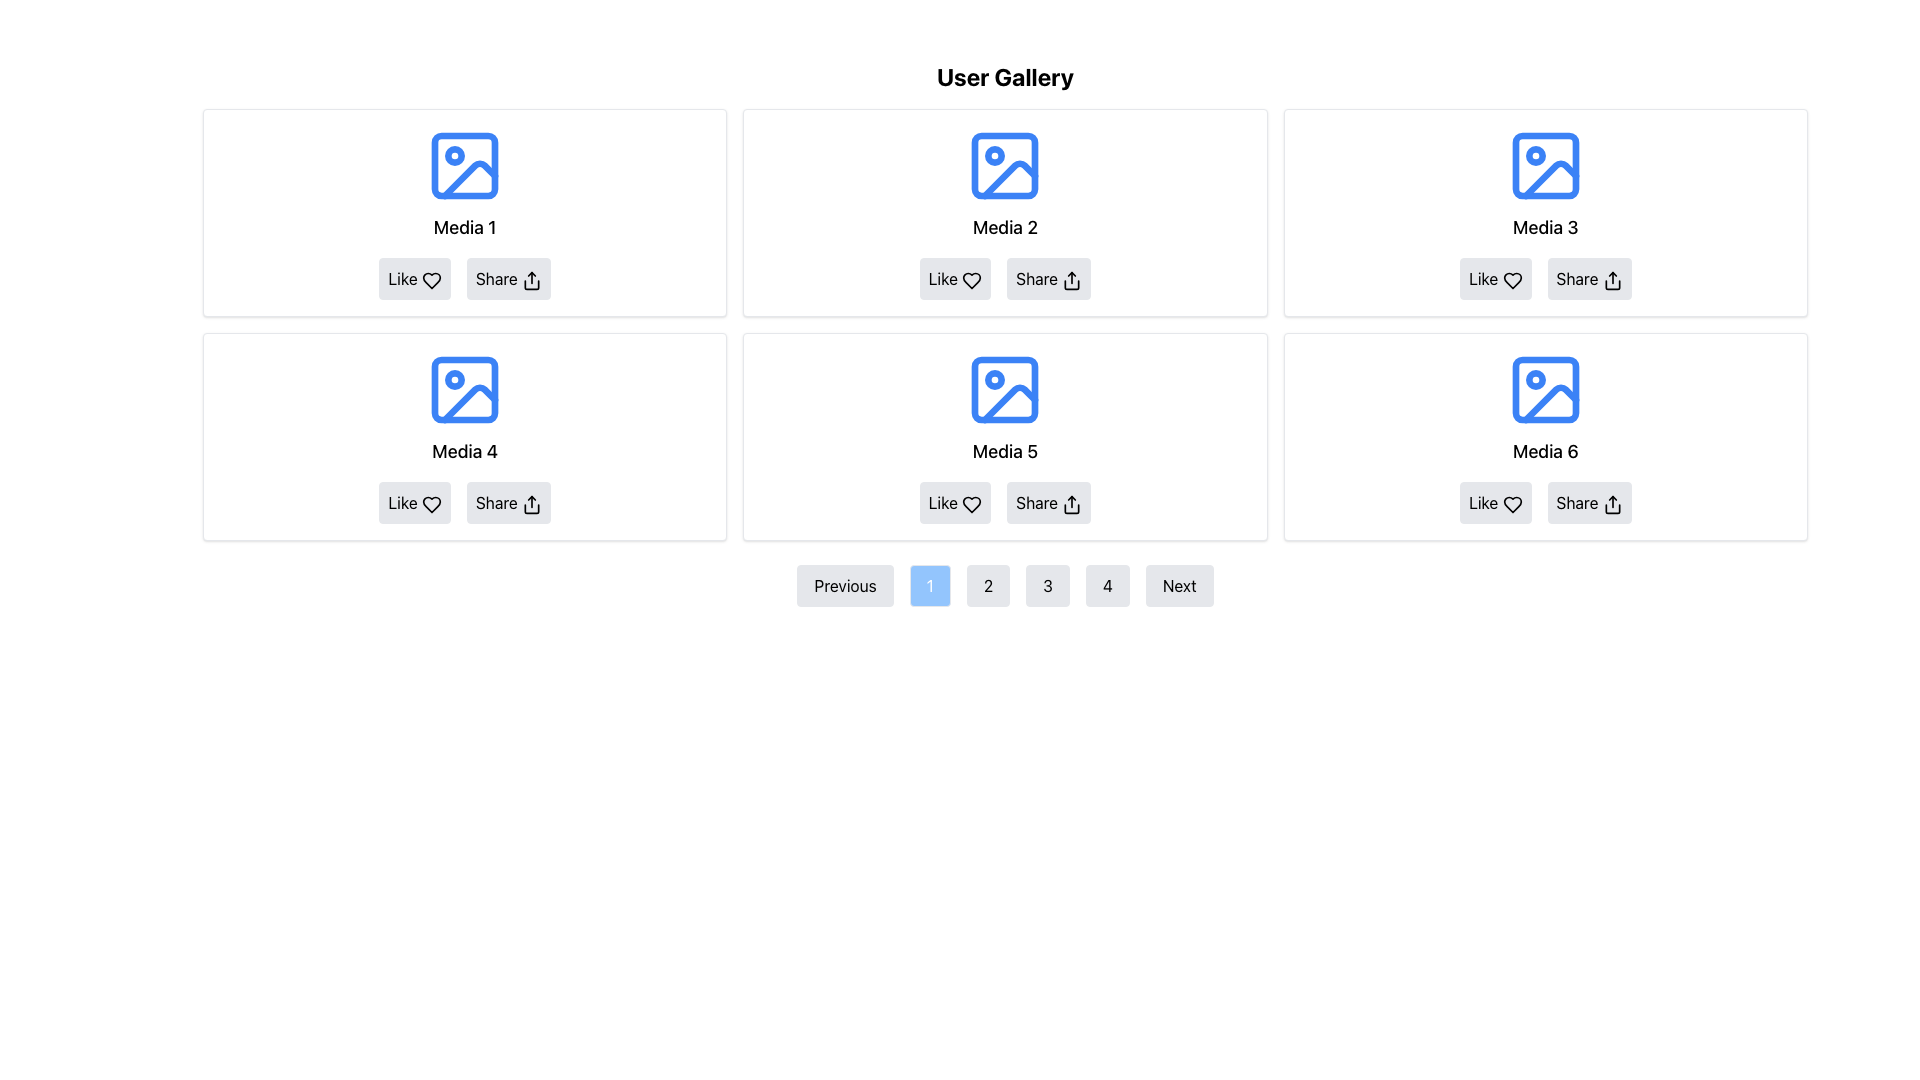  Describe the element at coordinates (972, 280) in the screenshot. I see `the heart-shaped icon within the 'Like' button beneath the 'Media 2' item in the gallery interface` at that location.